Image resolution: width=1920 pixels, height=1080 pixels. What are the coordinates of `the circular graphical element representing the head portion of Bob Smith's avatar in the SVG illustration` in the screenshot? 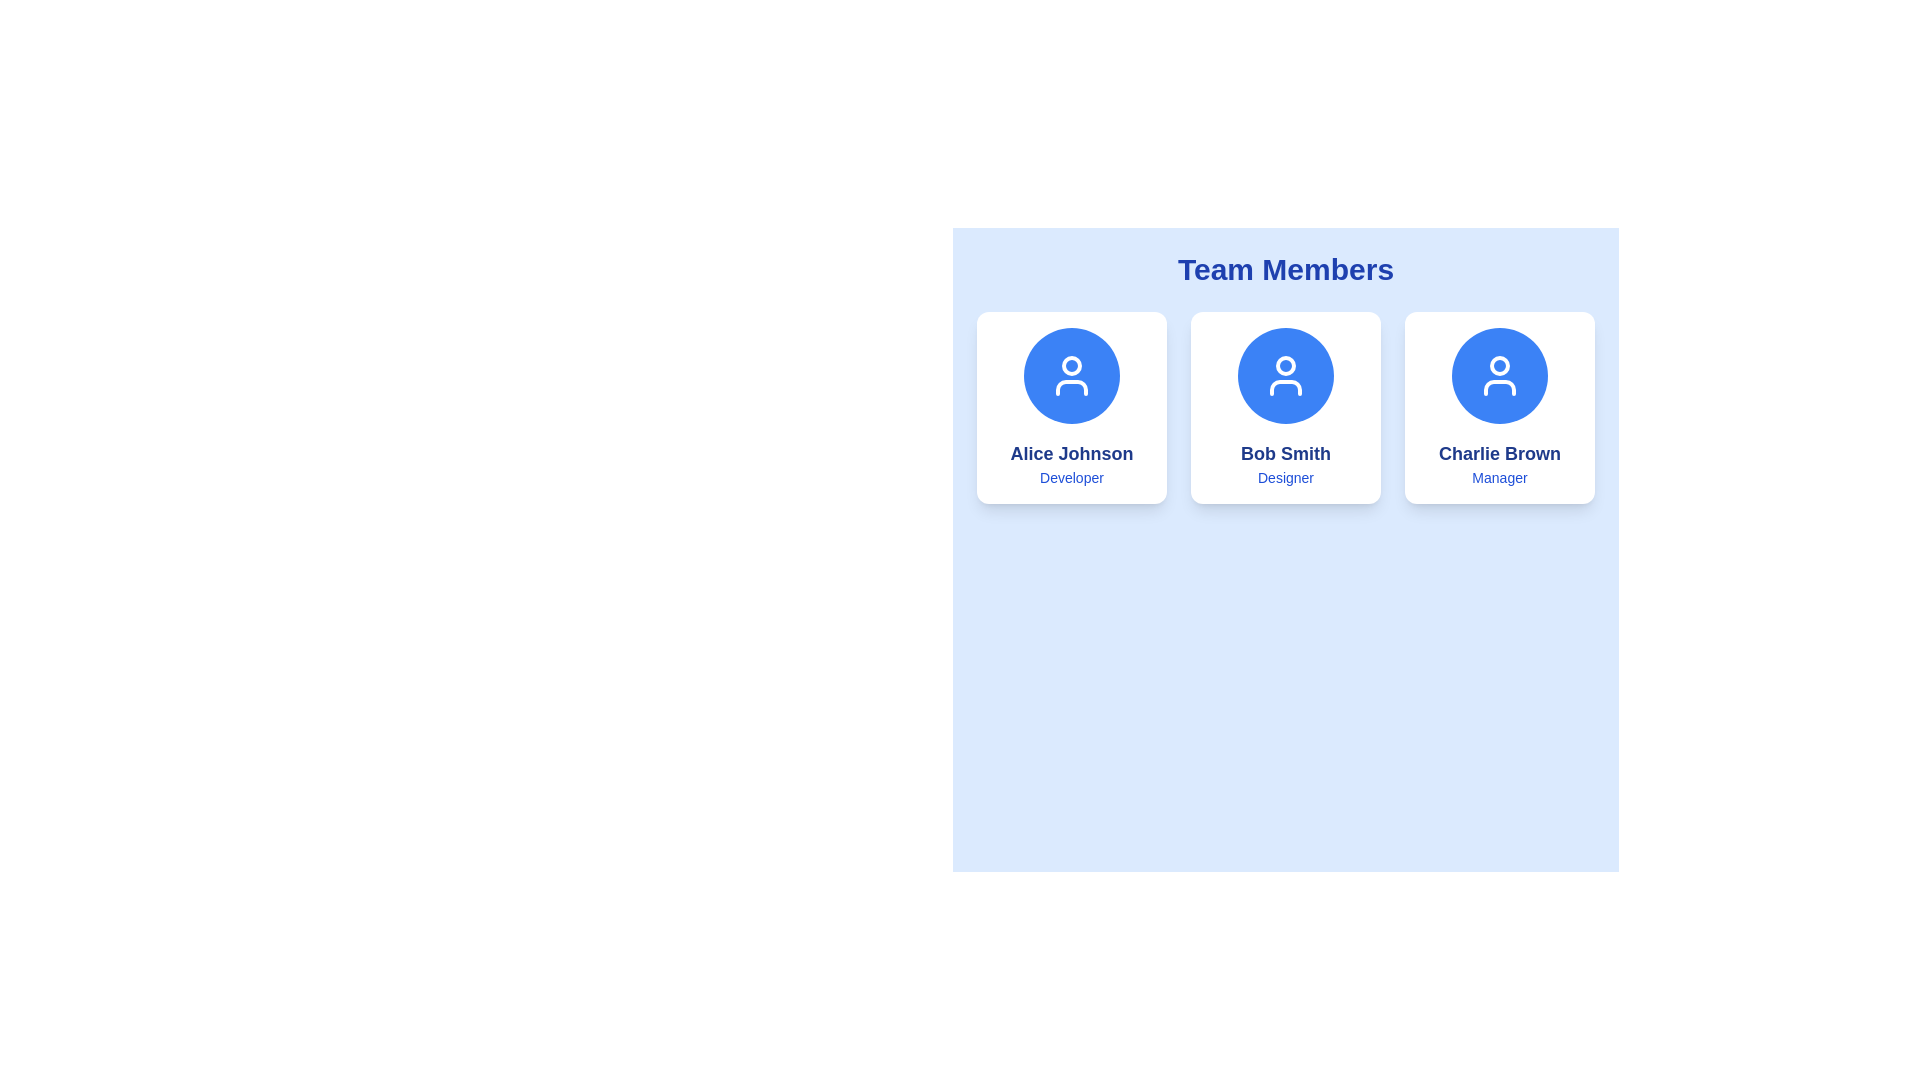 It's located at (1286, 366).